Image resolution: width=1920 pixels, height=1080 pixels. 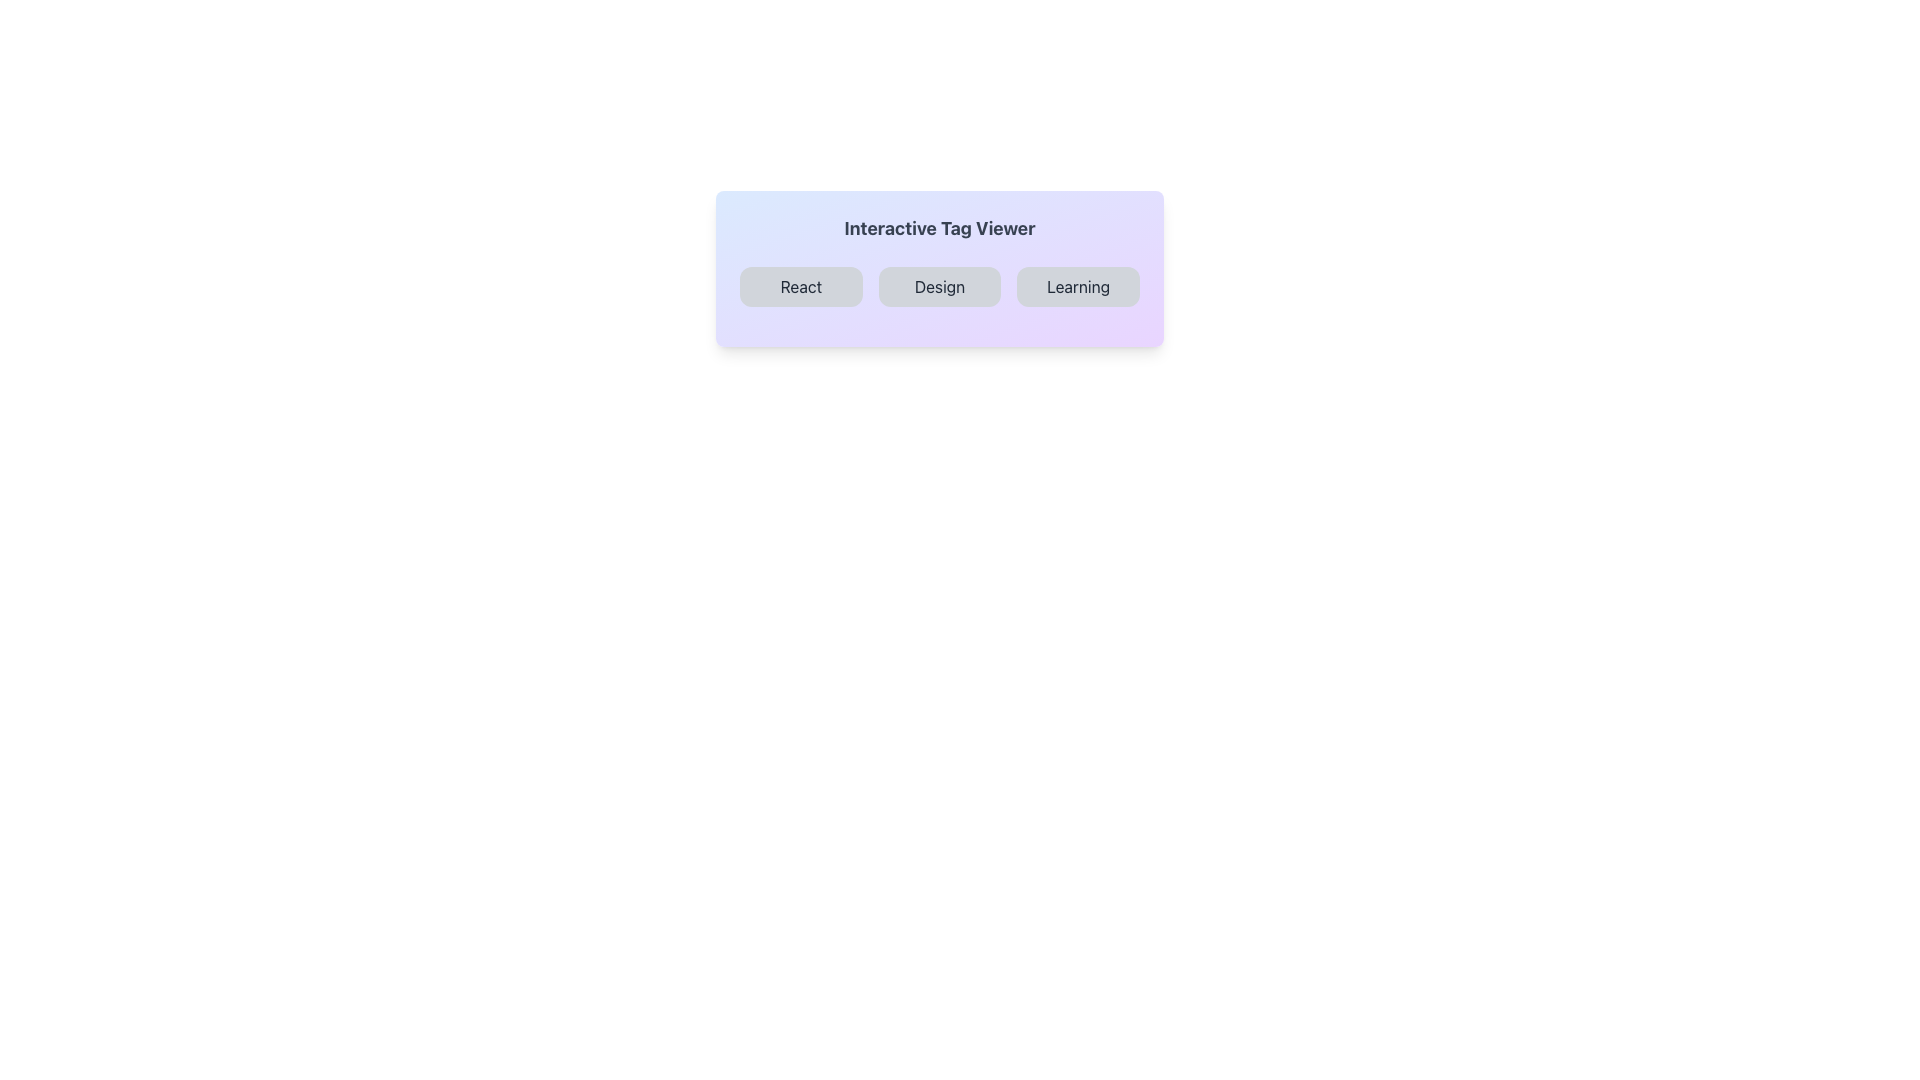 What do you see at coordinates (939, 286) in the screenshot?
I see `the second button labeled 'Design' in a group of three buttons that includes 'React' and 'Learning', all styled with rounded corners and a light gray background` at bounding box center [939, 286].